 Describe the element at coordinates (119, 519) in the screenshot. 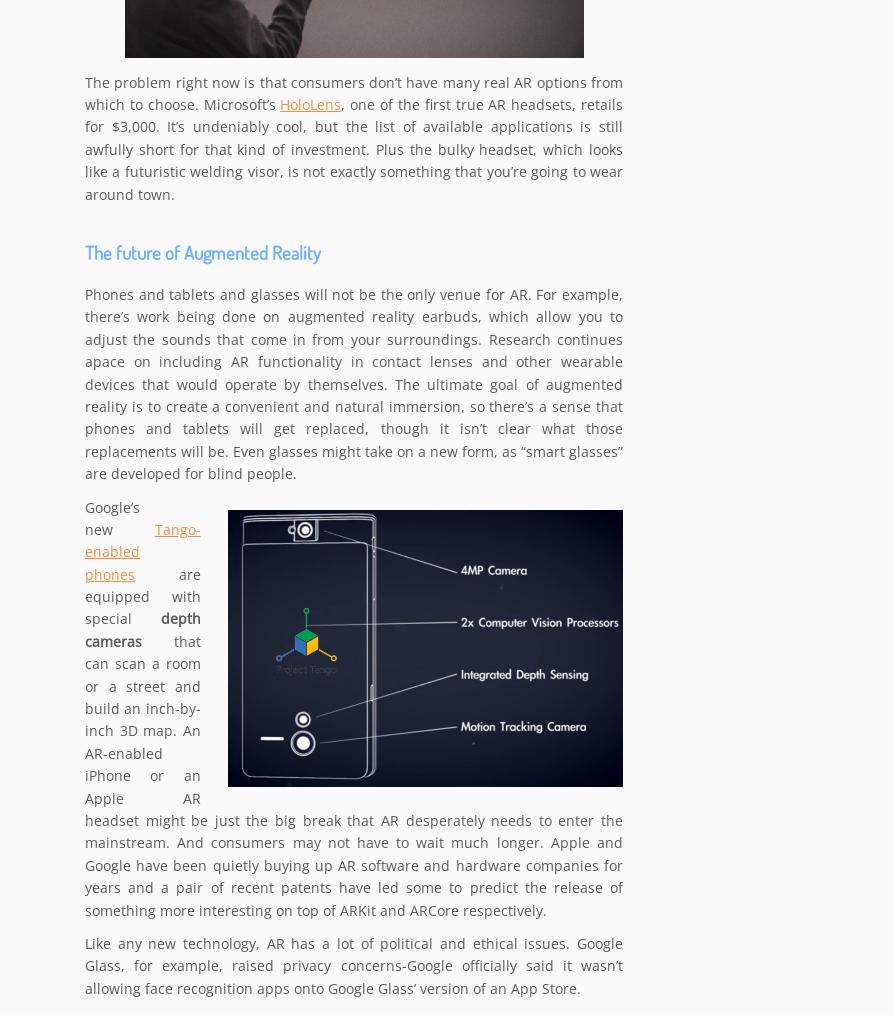

I see `'Google’s new'` at that location.